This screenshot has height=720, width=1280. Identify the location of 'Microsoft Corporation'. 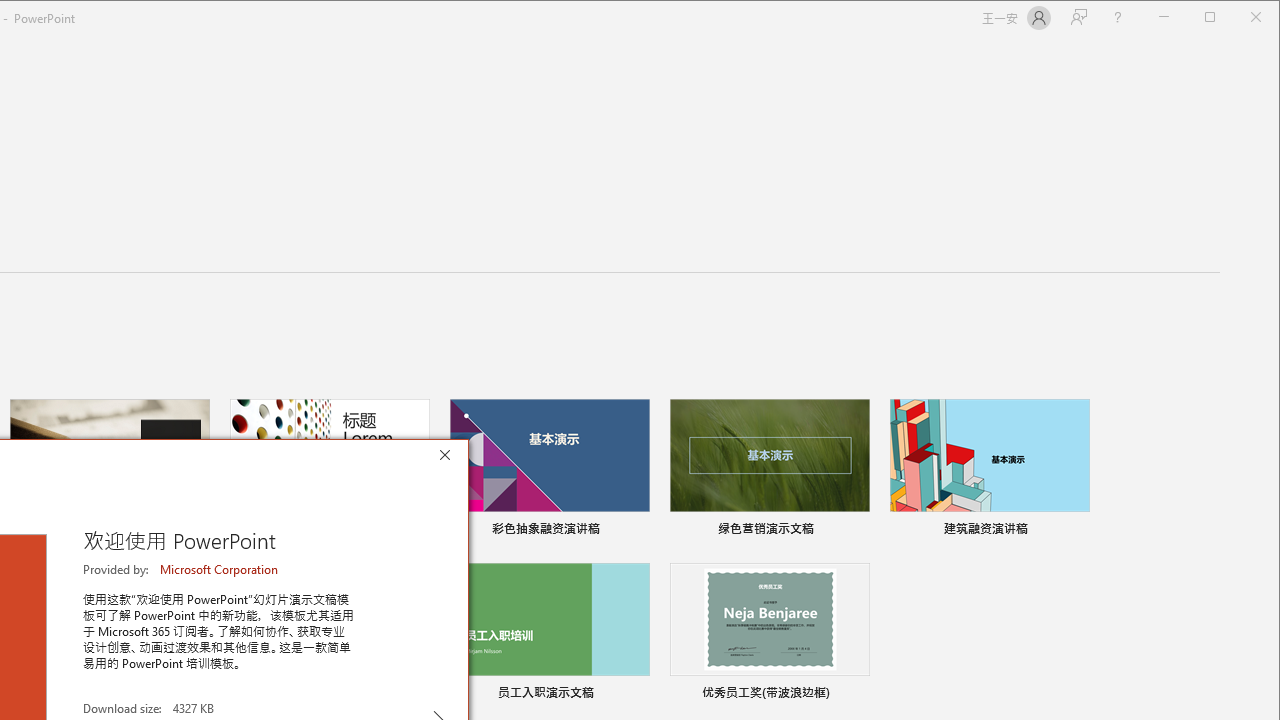
(220, 569).